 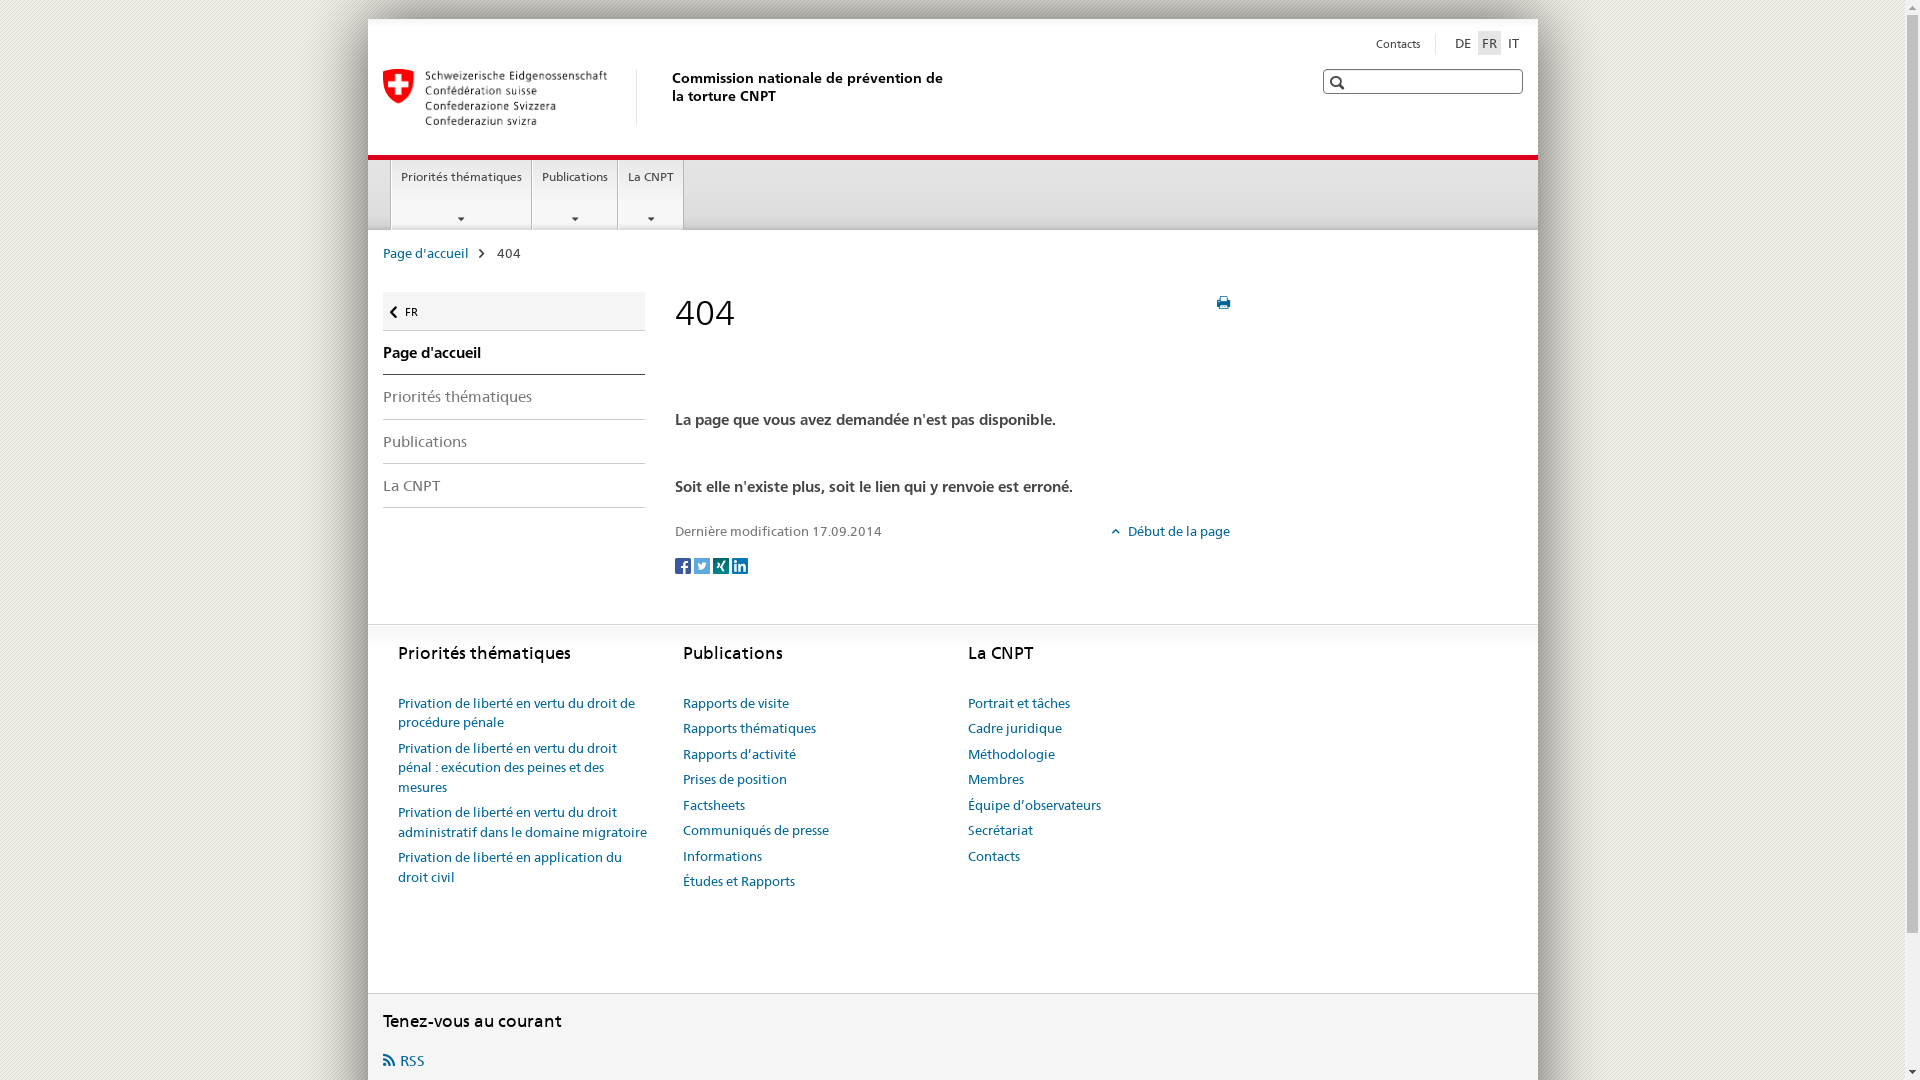 What do you see at coordinates (1375, 43) in the screenshot?
I see `'Contacts'` at bounding box center [1375, 43].